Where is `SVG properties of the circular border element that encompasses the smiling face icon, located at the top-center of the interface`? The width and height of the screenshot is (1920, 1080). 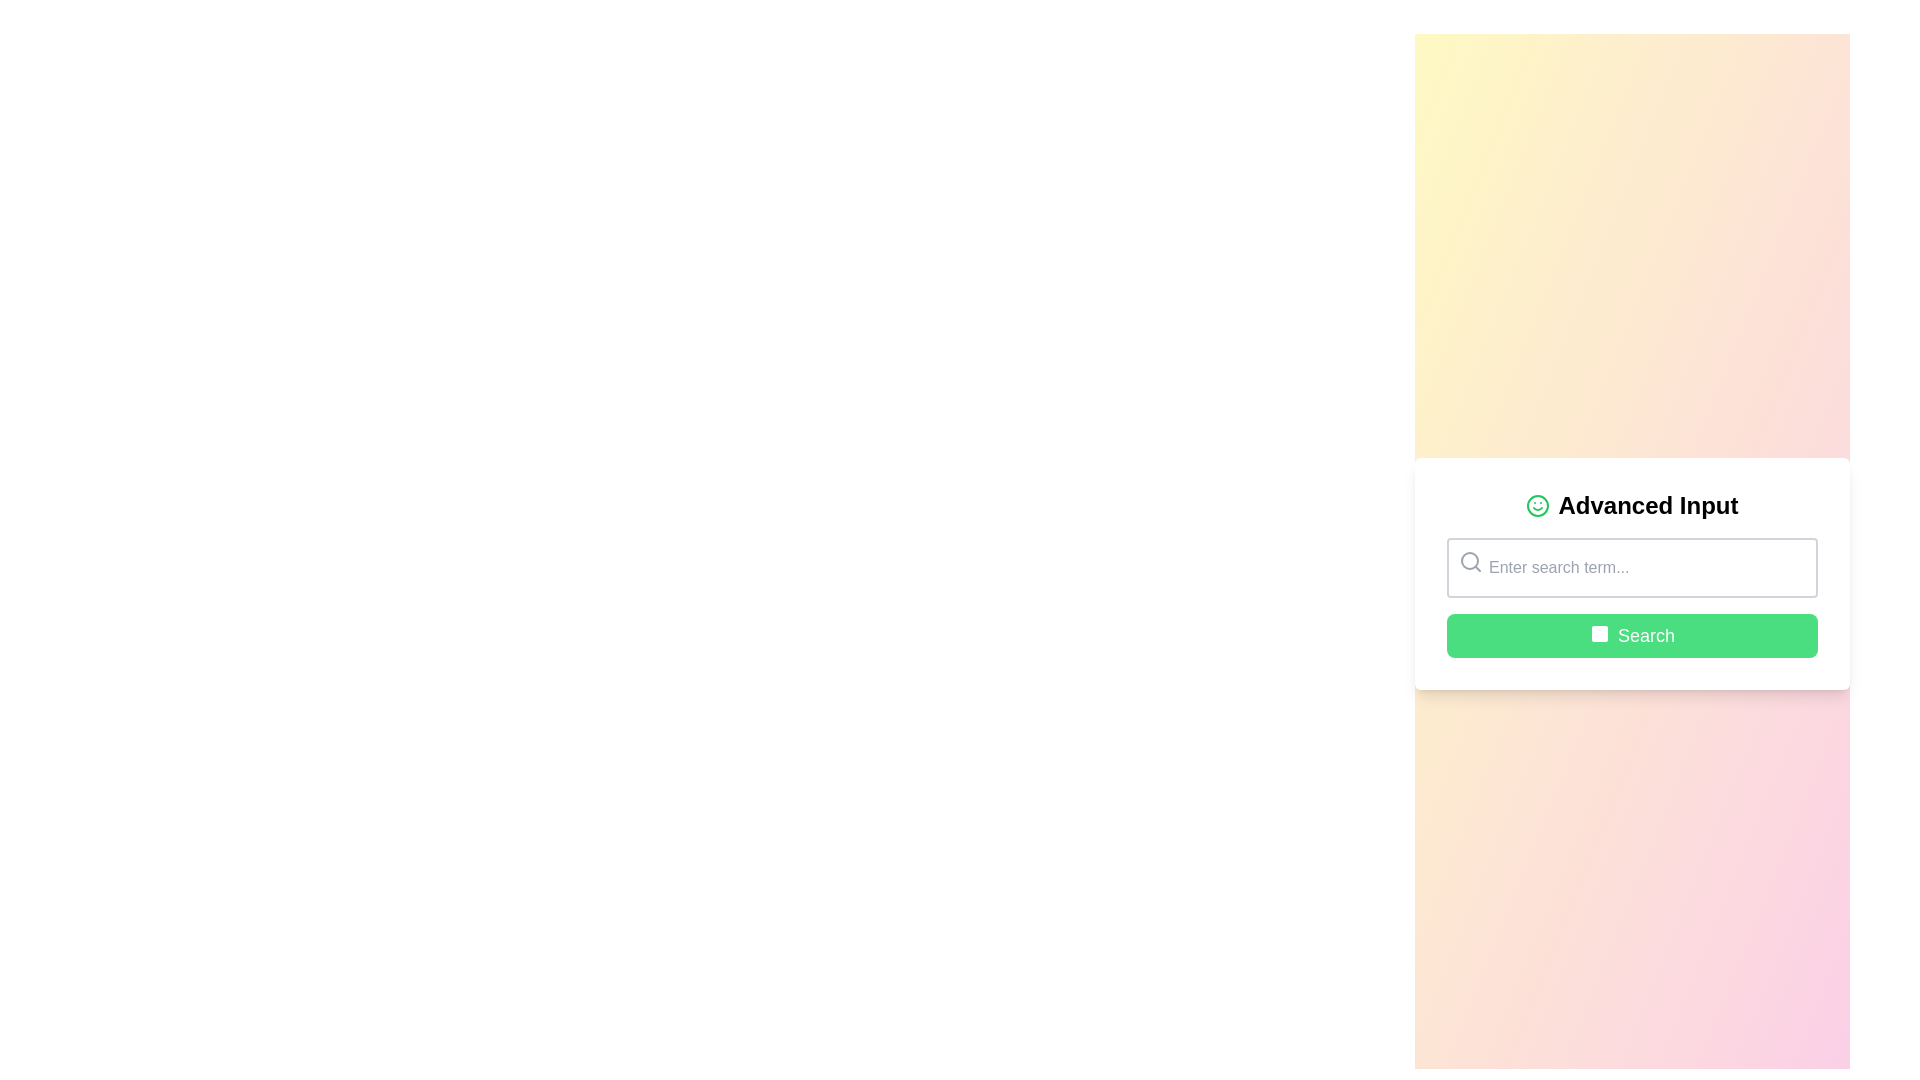 SVG properties of the circular border element that encompasses the smiling face icon, located at the top-center of the interface is located at coordinates (1537, 504).